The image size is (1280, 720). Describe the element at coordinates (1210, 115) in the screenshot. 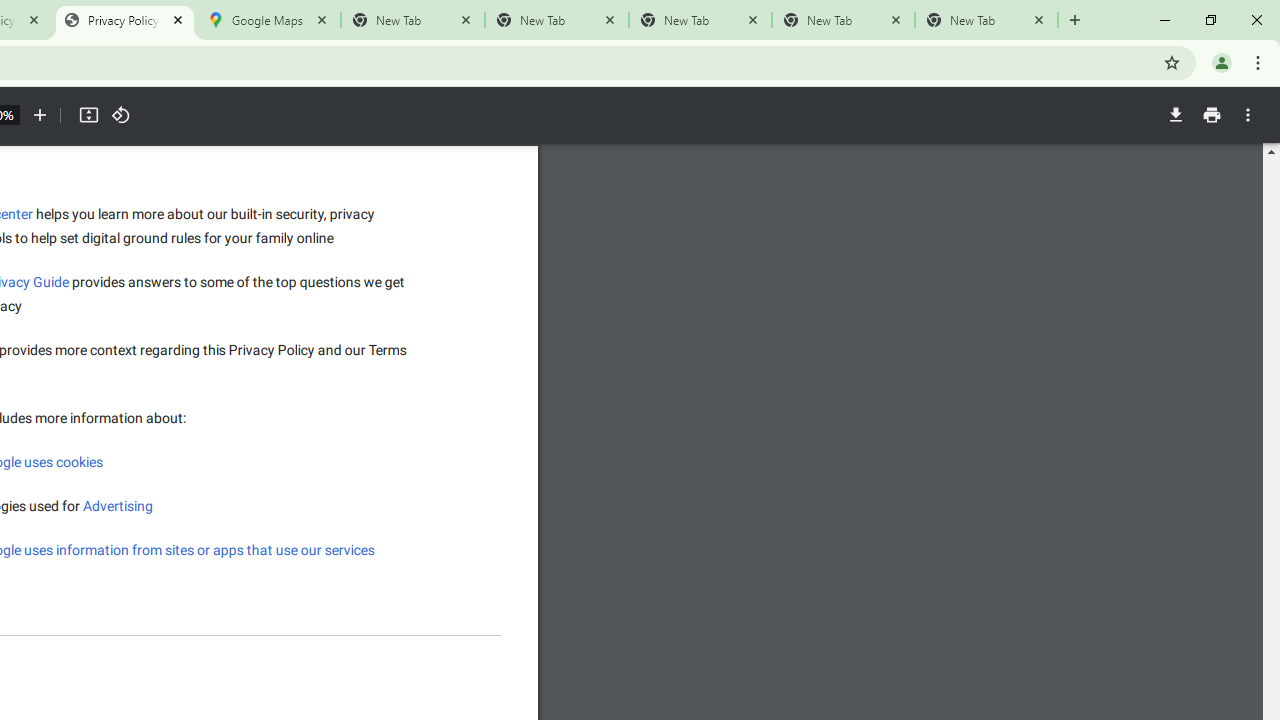

I see `'Print'` at that location.